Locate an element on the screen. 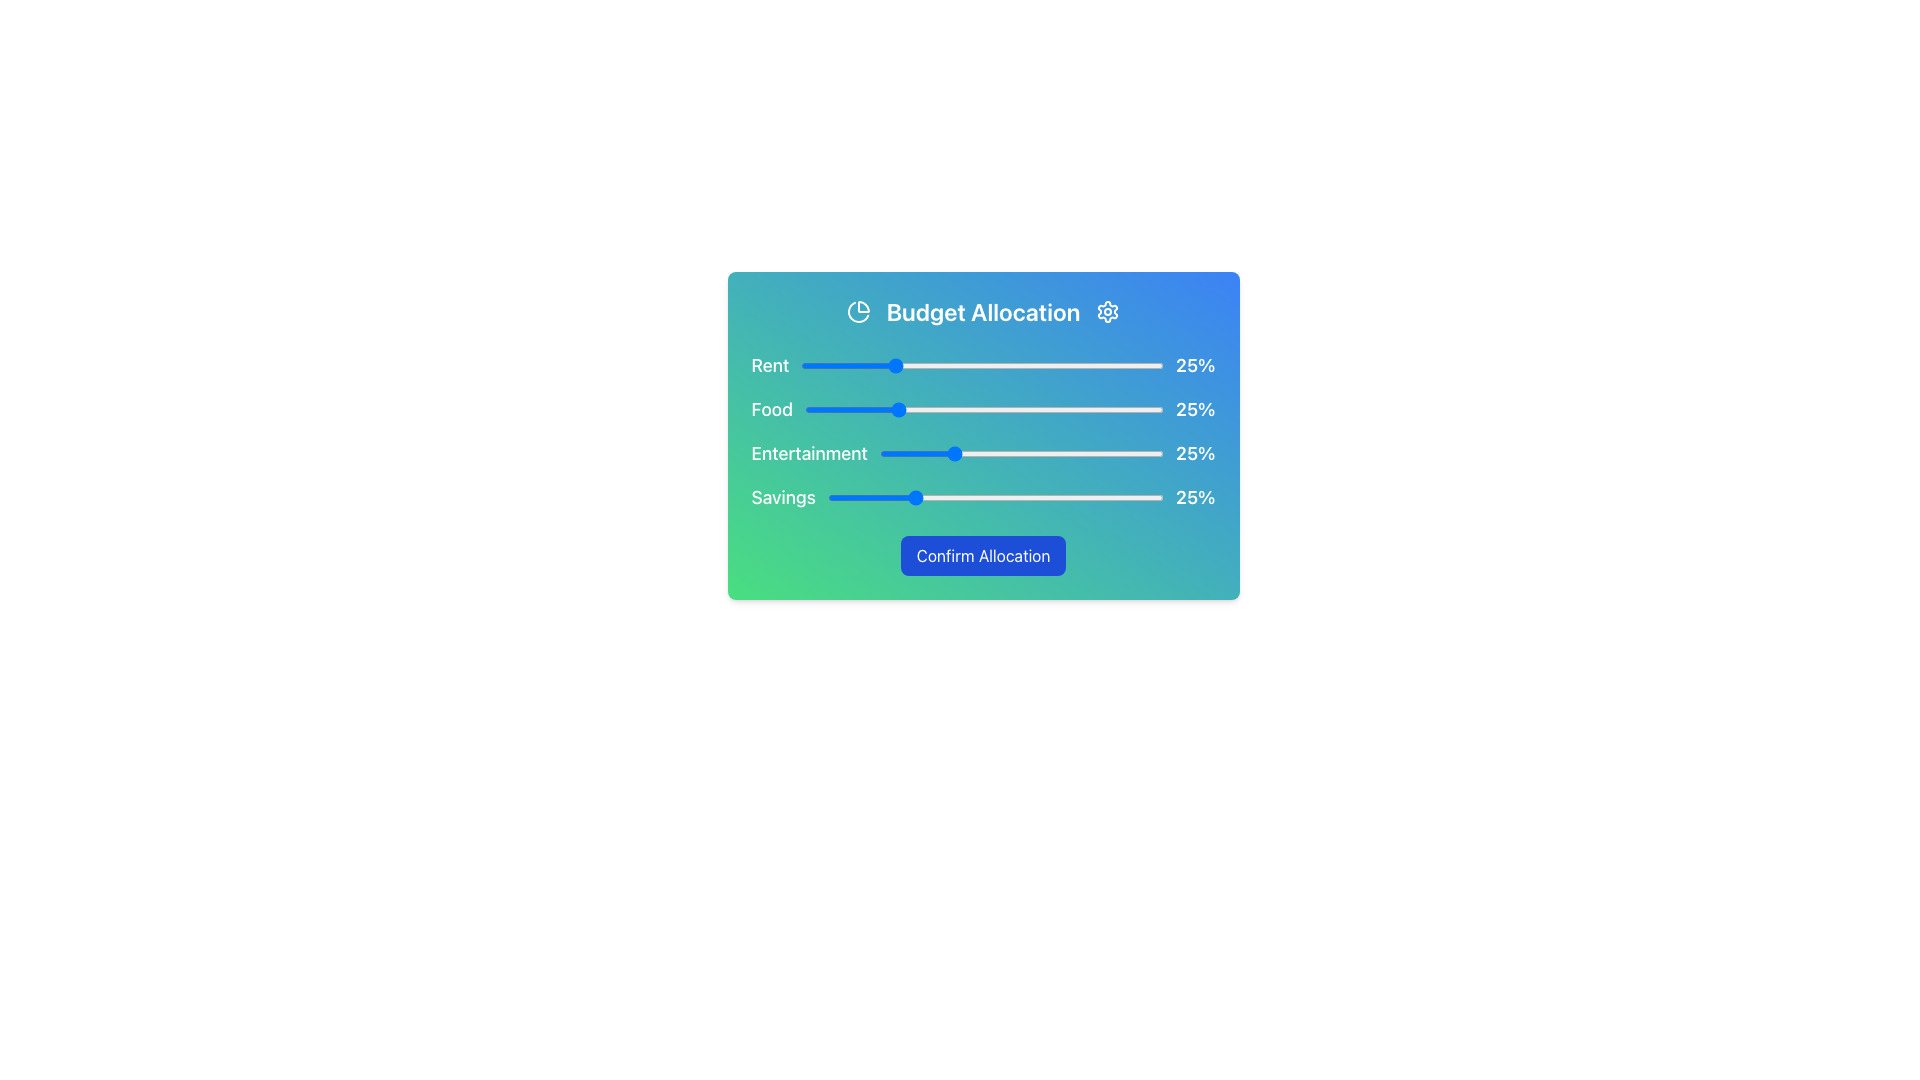  the Savings slider is located at coordinates (871, 496).